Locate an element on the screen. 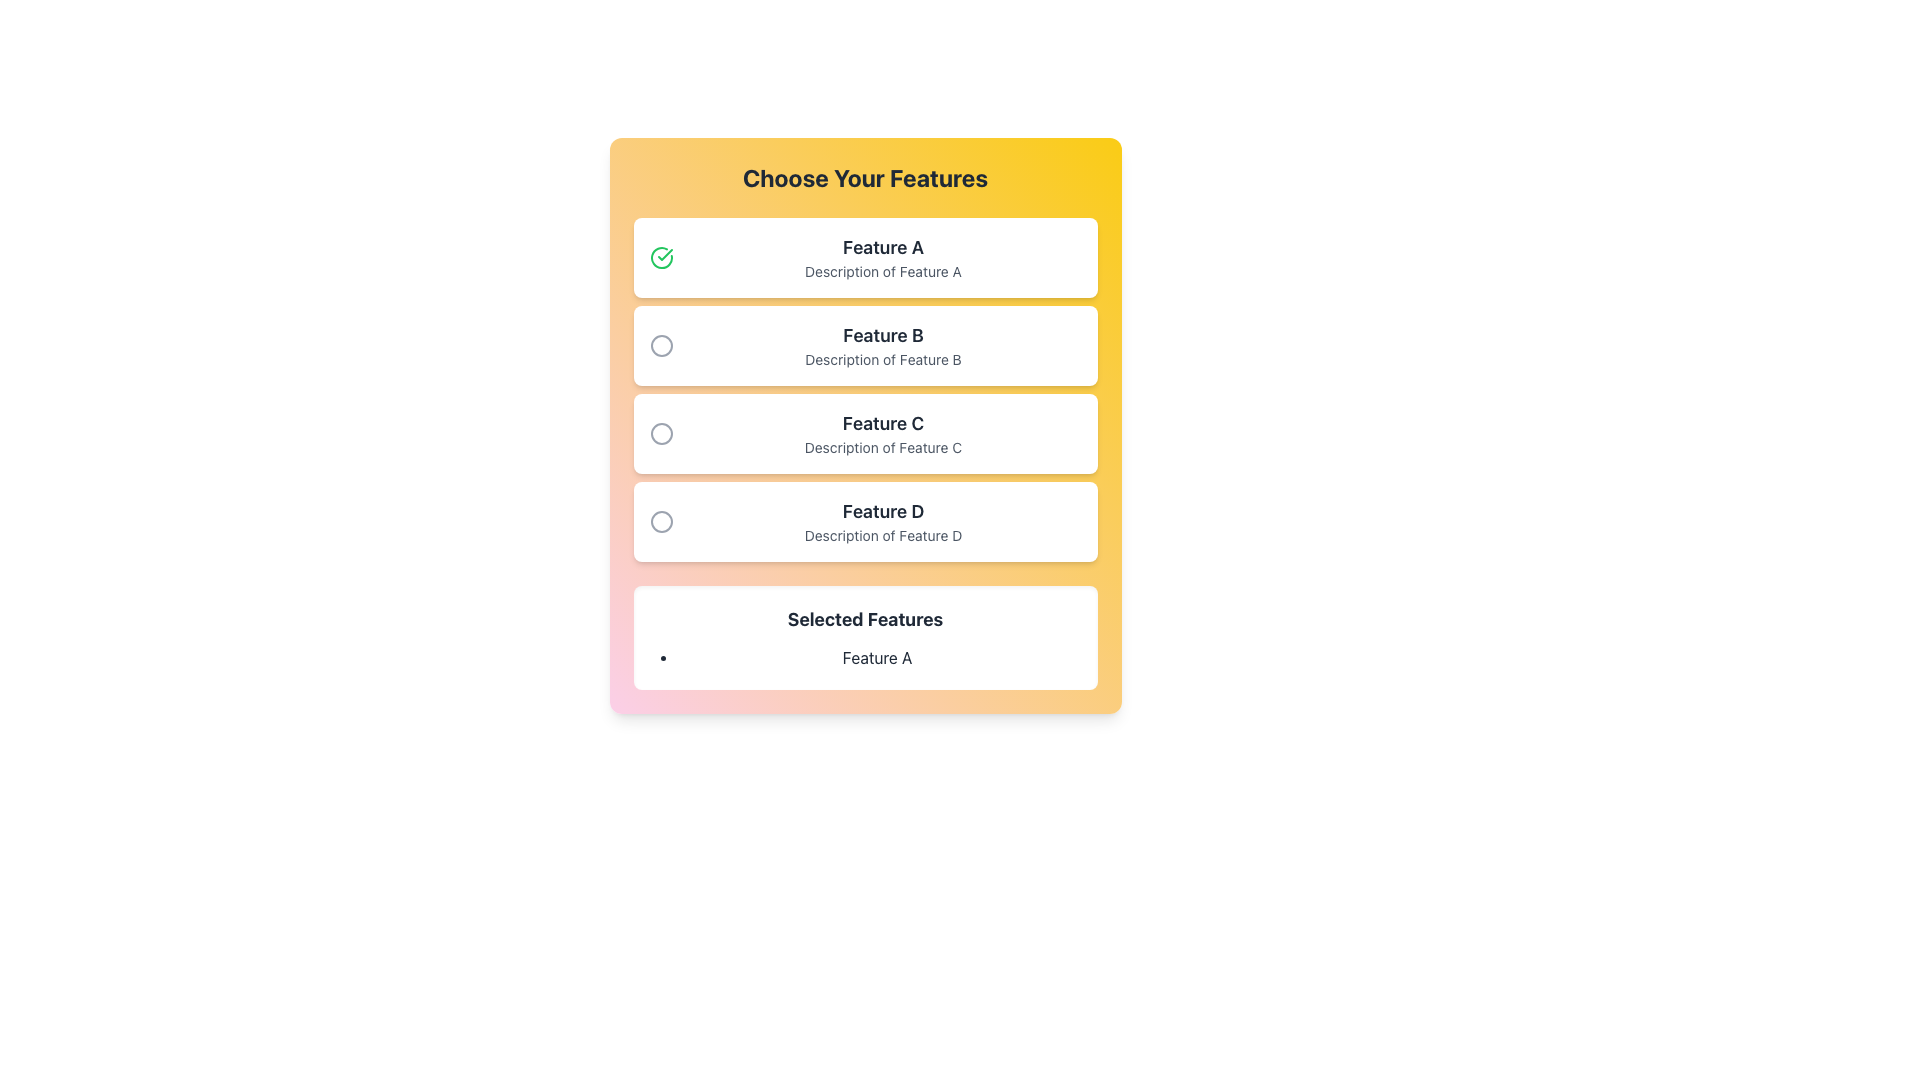 The height and width of the screenshot is (1080, 1920). the descriptive text element located directly below the label 'Feature B' in the 'Choose Your Features' list is located at coordinates (882, 358).